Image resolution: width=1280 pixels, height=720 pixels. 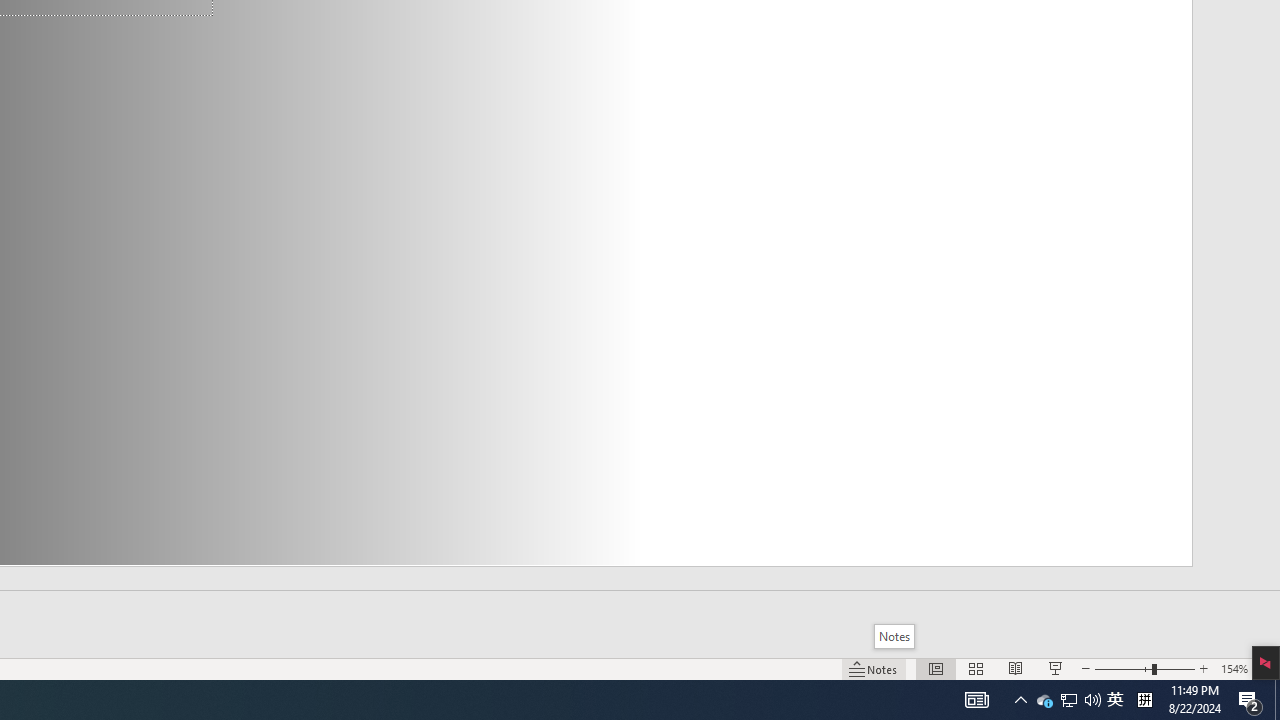 I want to click on 'Notes', so click(x=893, y=636).